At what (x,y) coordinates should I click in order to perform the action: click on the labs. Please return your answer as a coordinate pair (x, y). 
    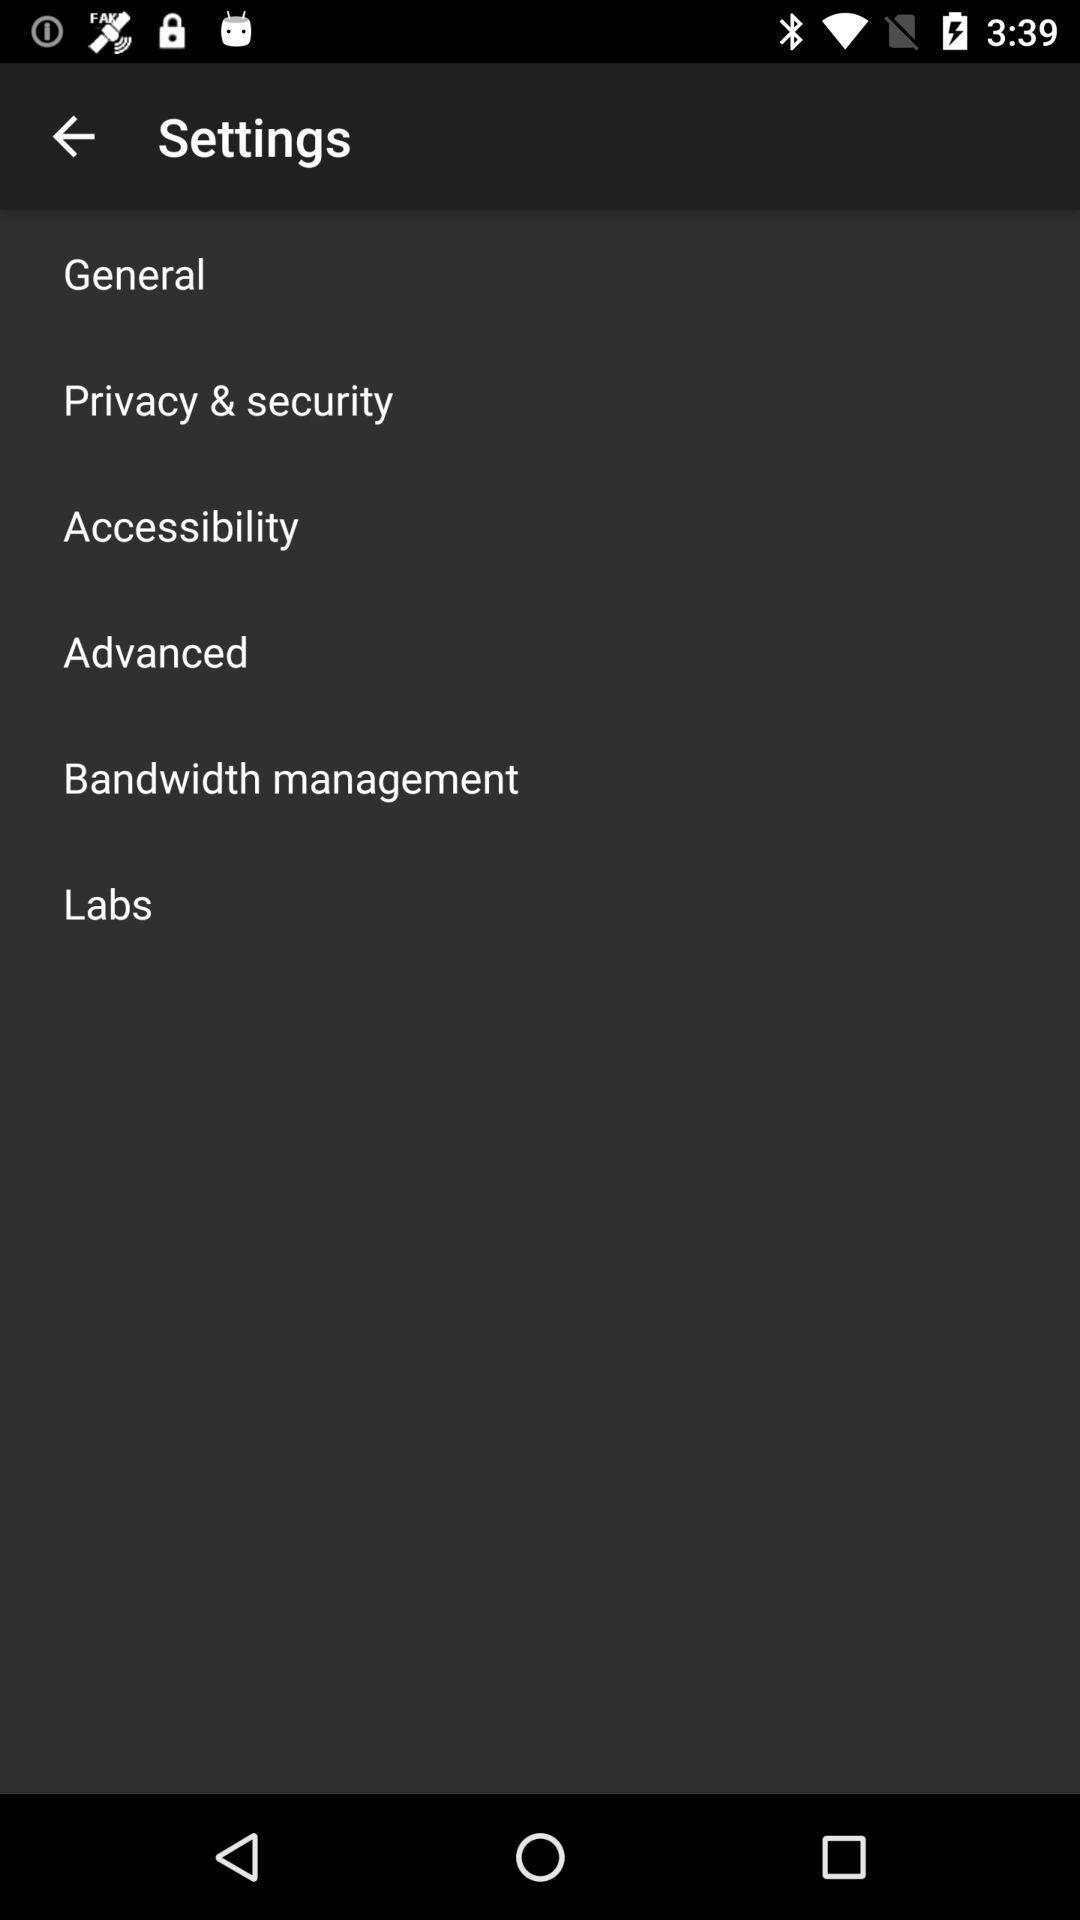
    Looking at the image, I should click on (108, 901).